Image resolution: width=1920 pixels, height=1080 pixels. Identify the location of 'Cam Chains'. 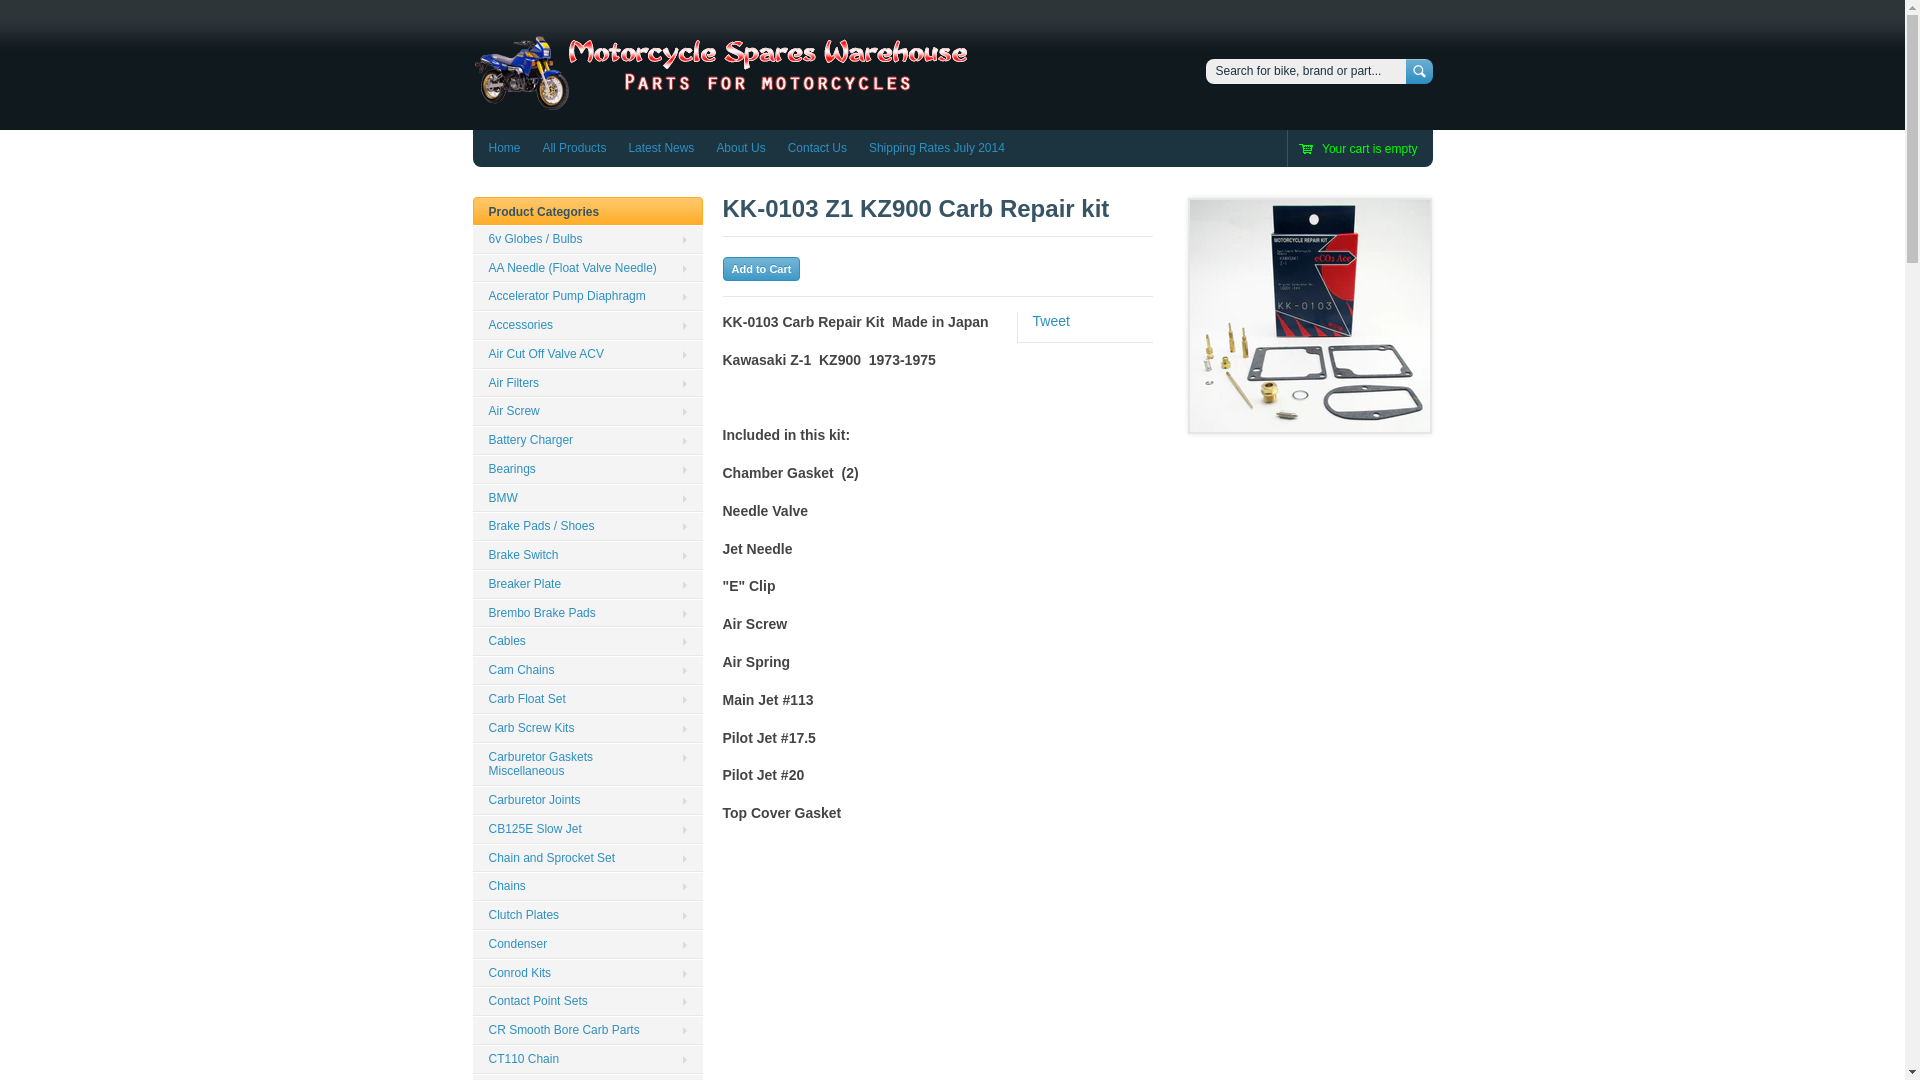
(470, 670).